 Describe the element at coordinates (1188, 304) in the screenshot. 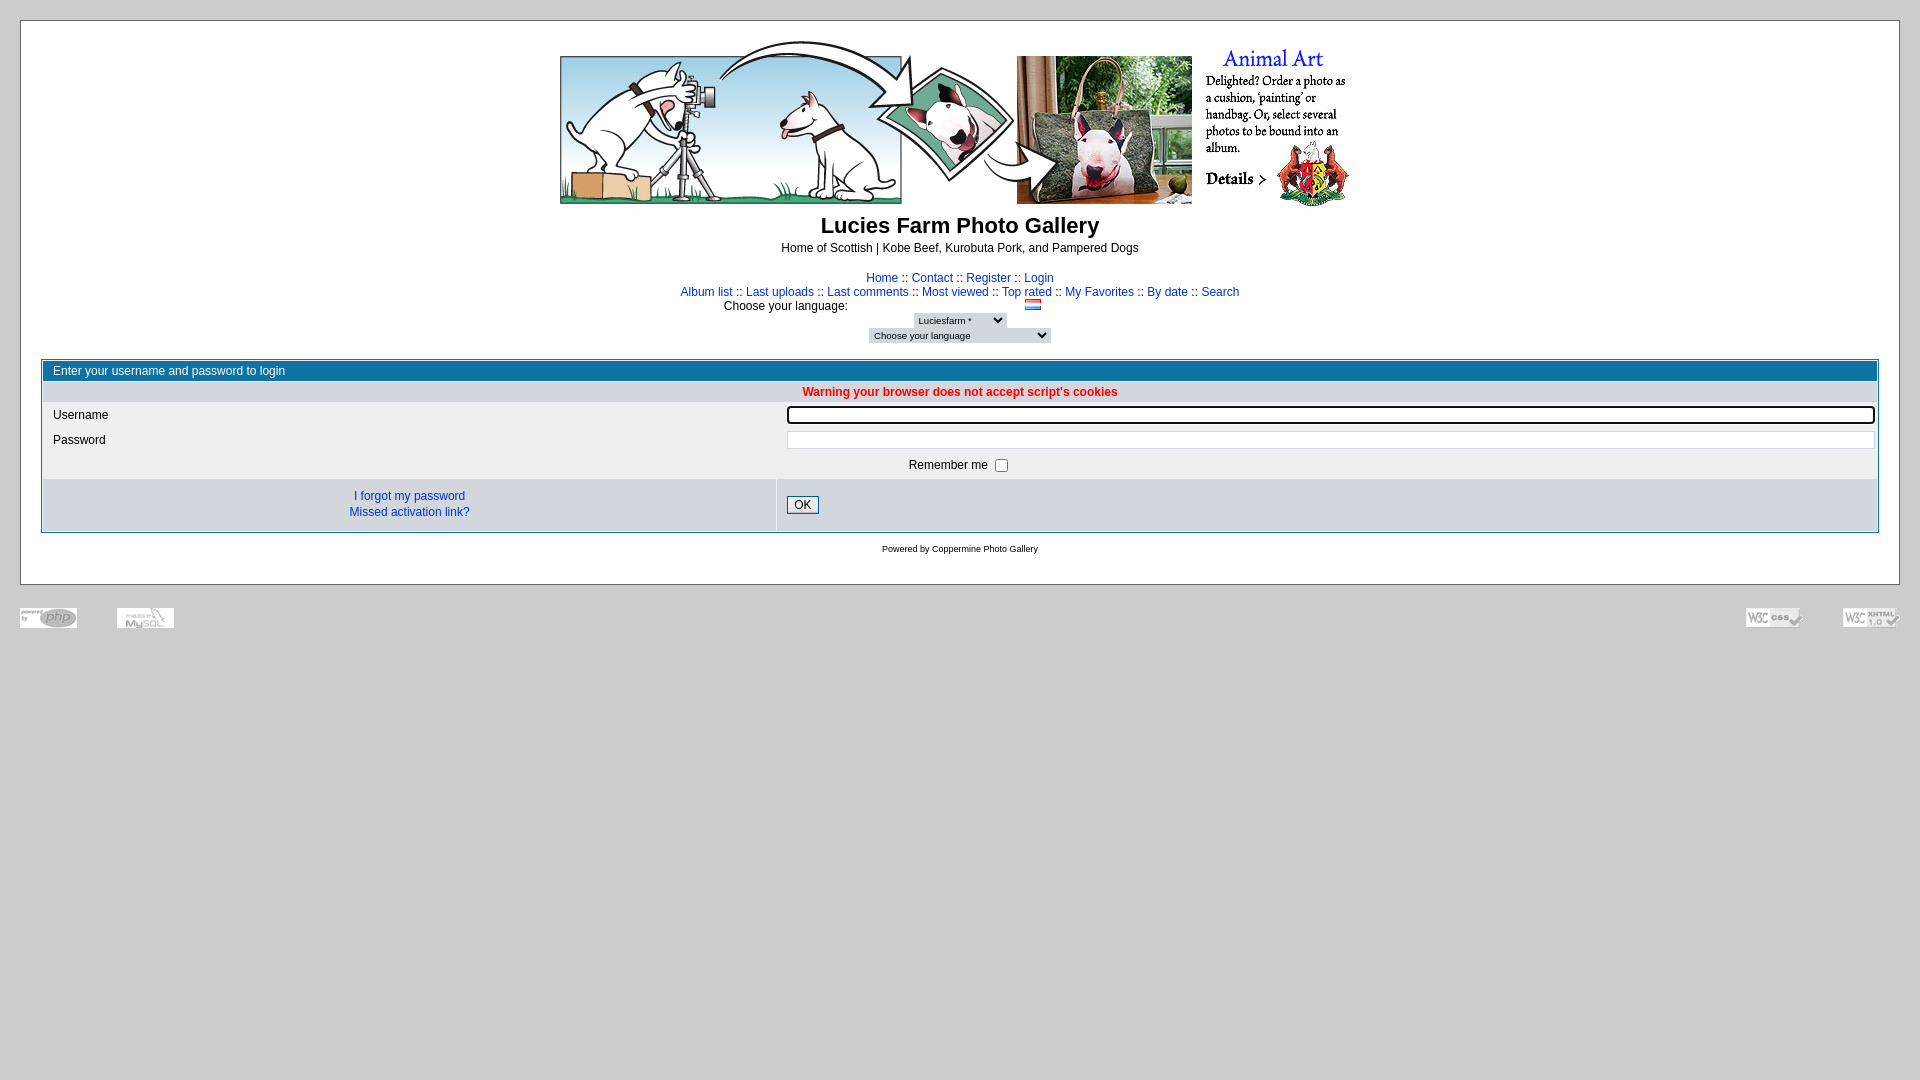

I see `'Default language'` at that location.